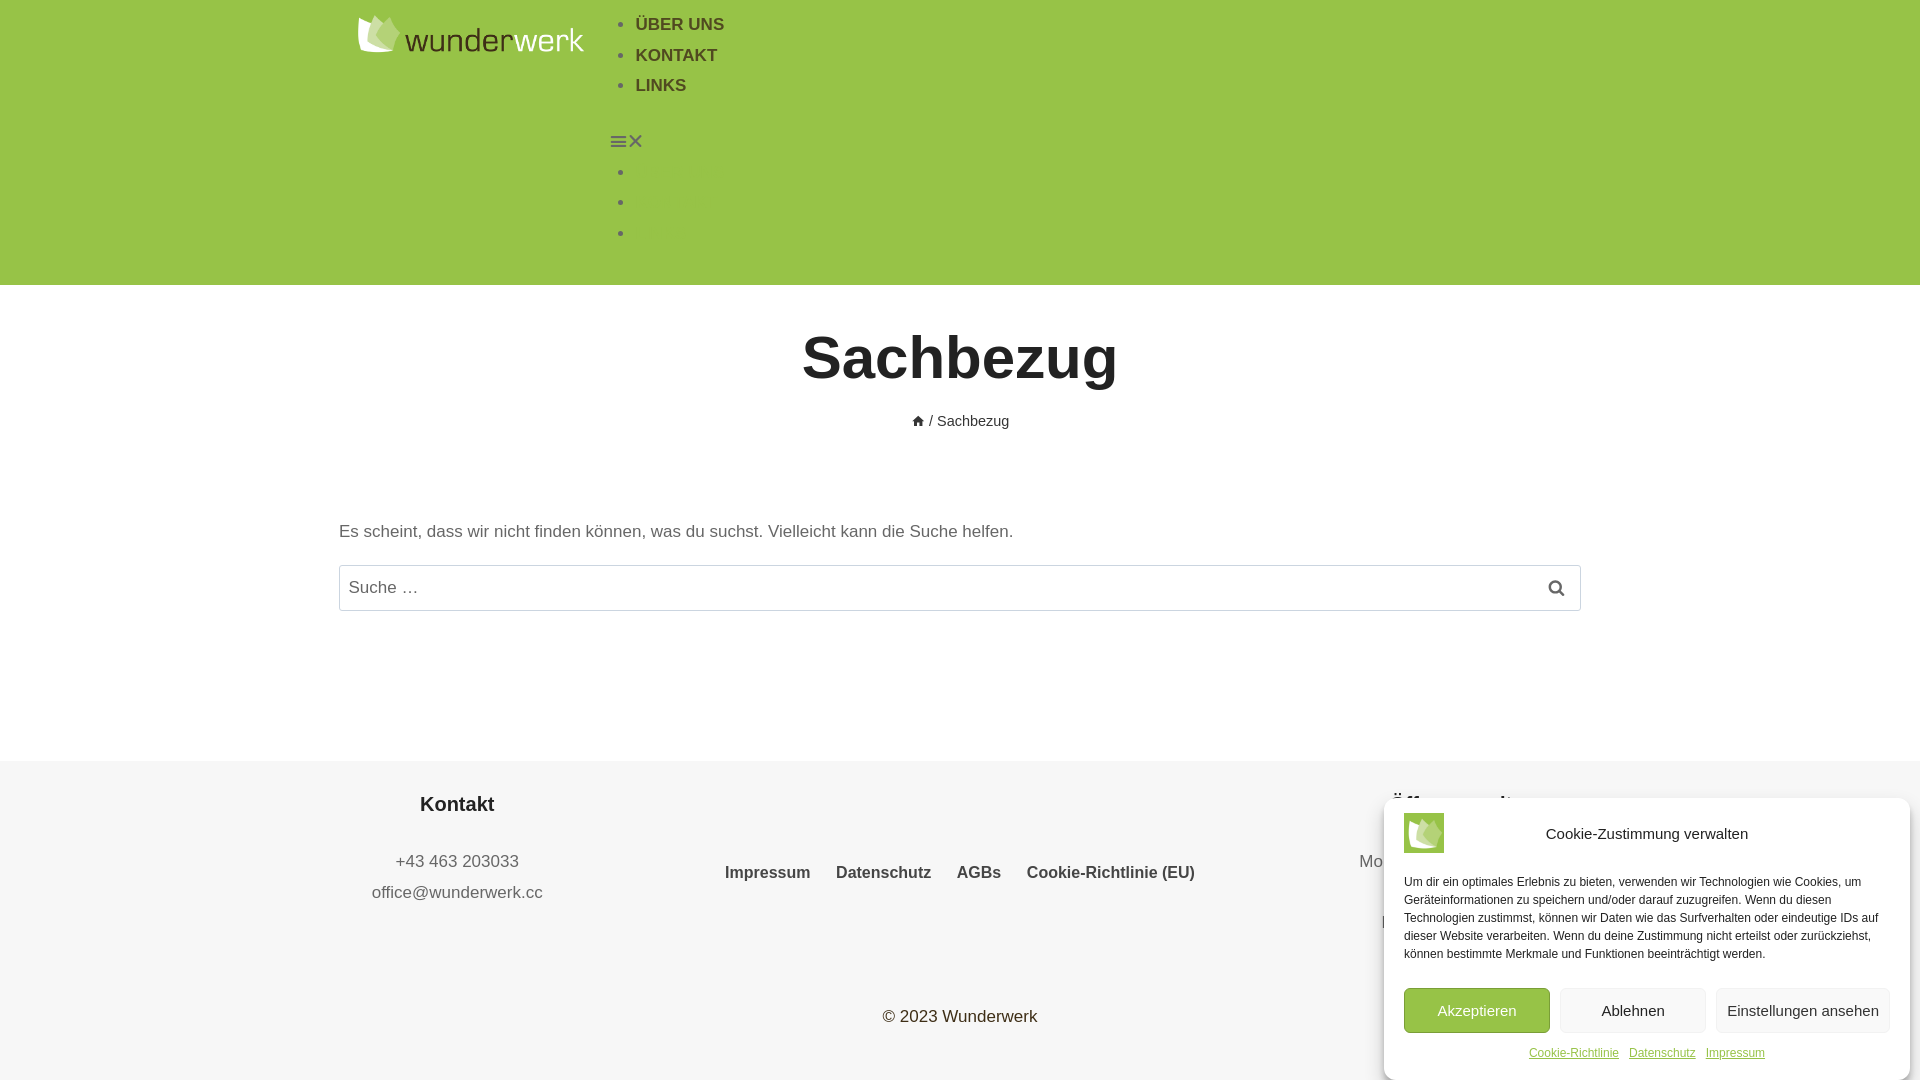 This screenshot has width=1920, height=1080. What do you see at coordinates (711, 871) in the screenshot?
I see `'Impressum'` at bounding box center [711, 871].